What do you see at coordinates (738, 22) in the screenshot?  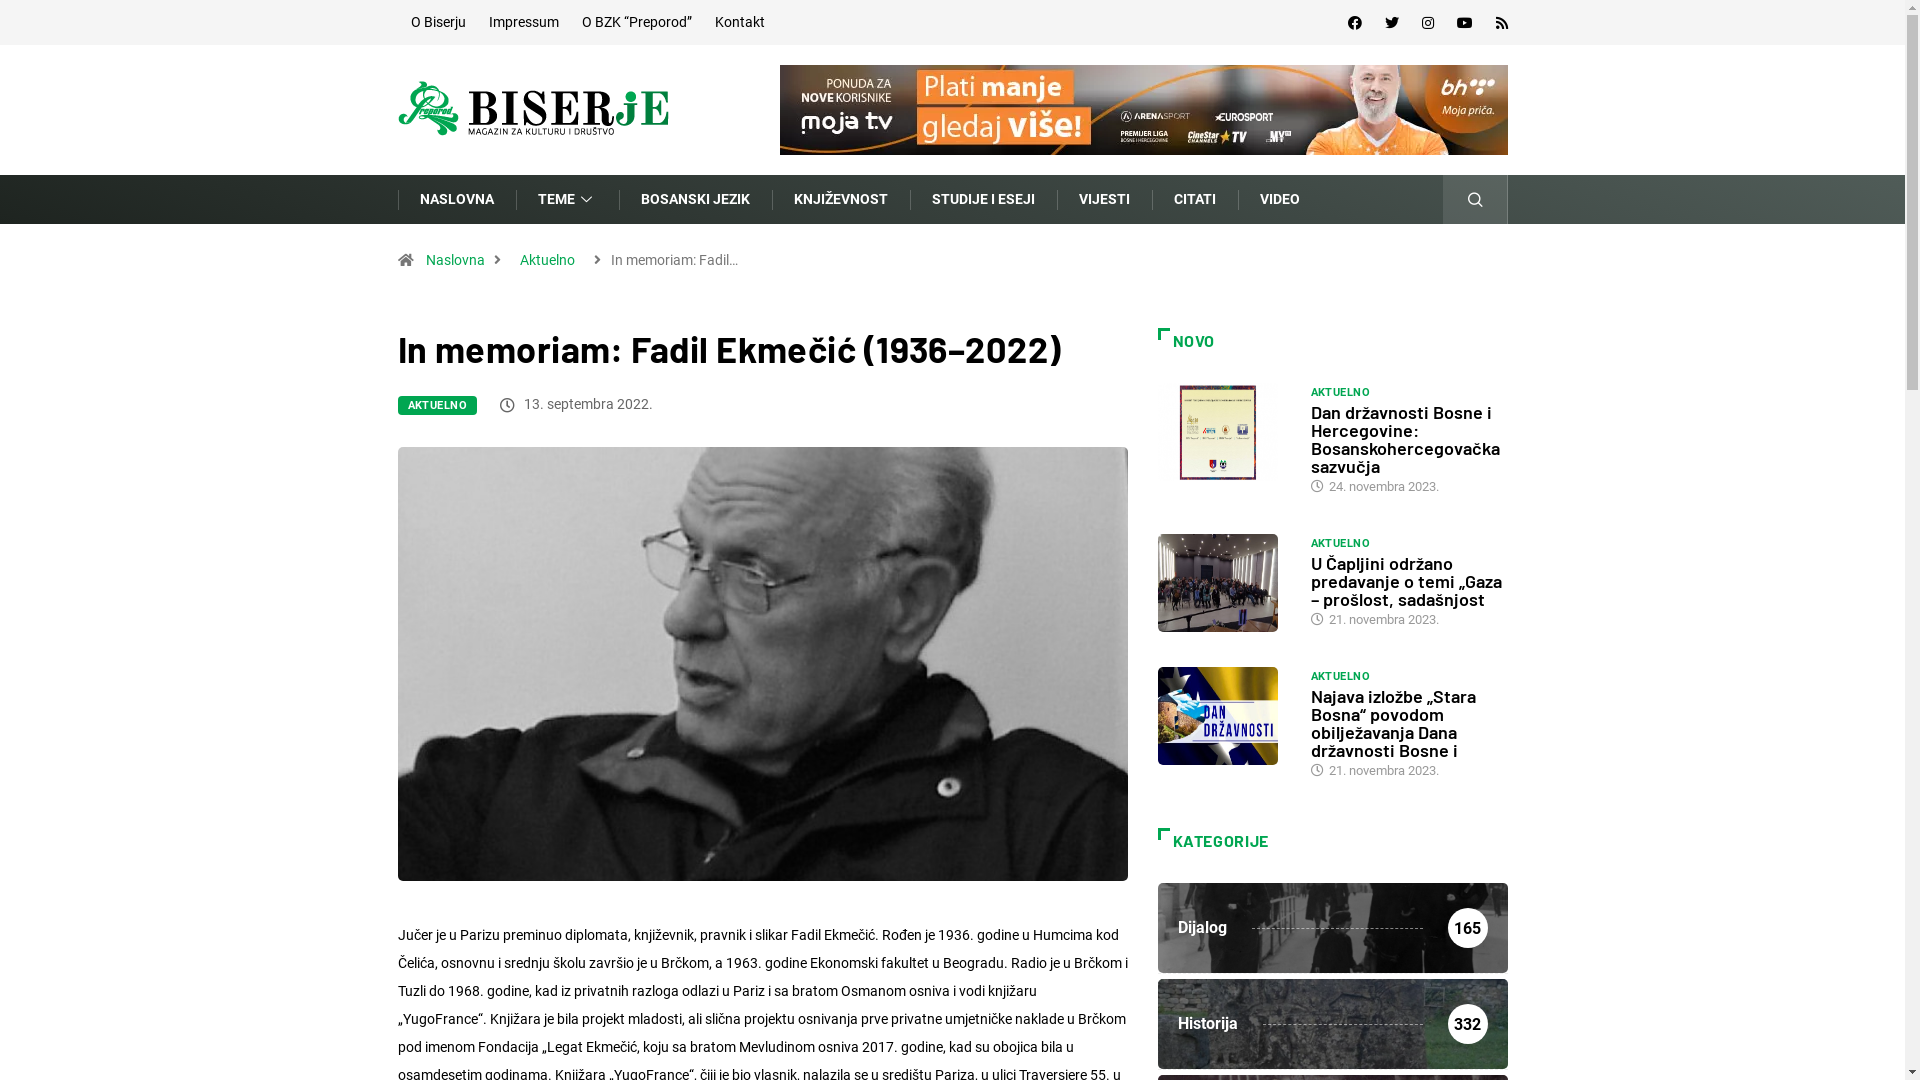 I see `'Kontakt'` at bounding box center [738, 22].